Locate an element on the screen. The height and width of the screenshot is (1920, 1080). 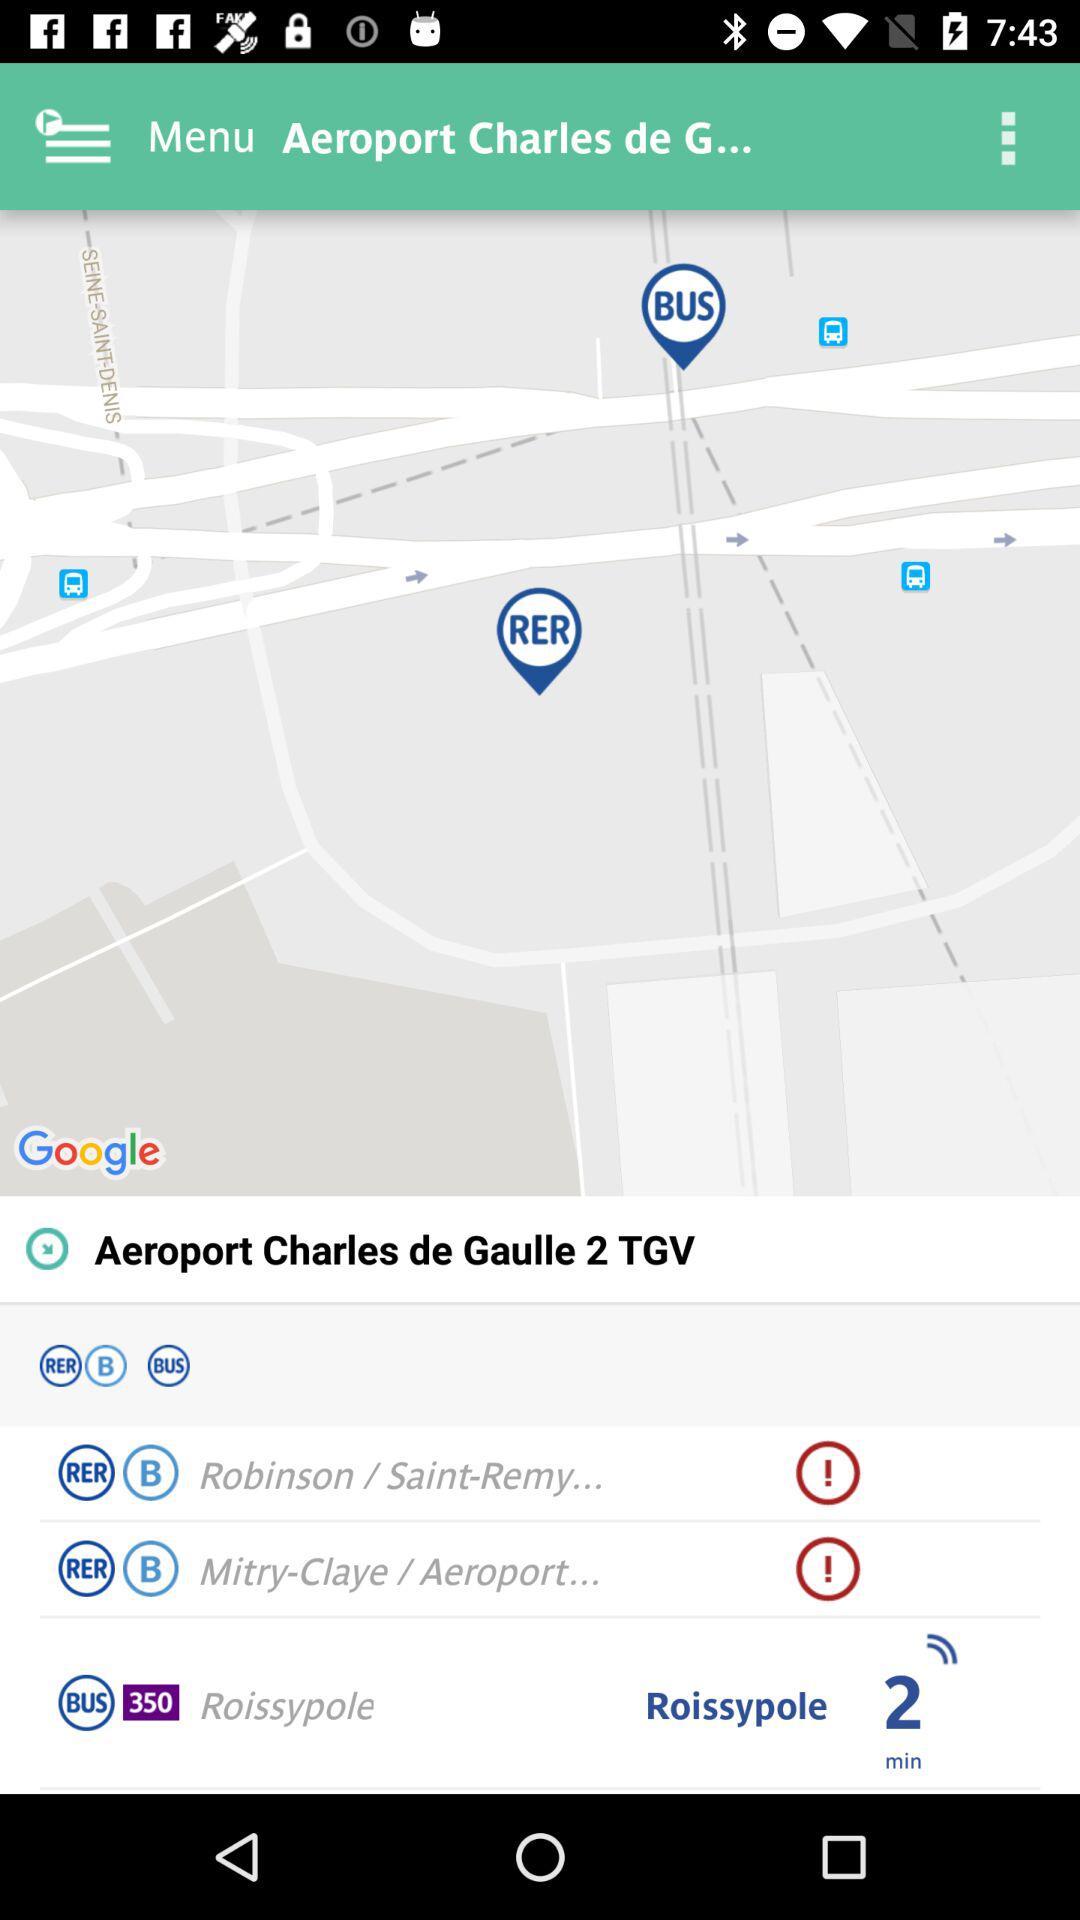
item next to the aeroport charles de item is located at coordinates (1006, 135).